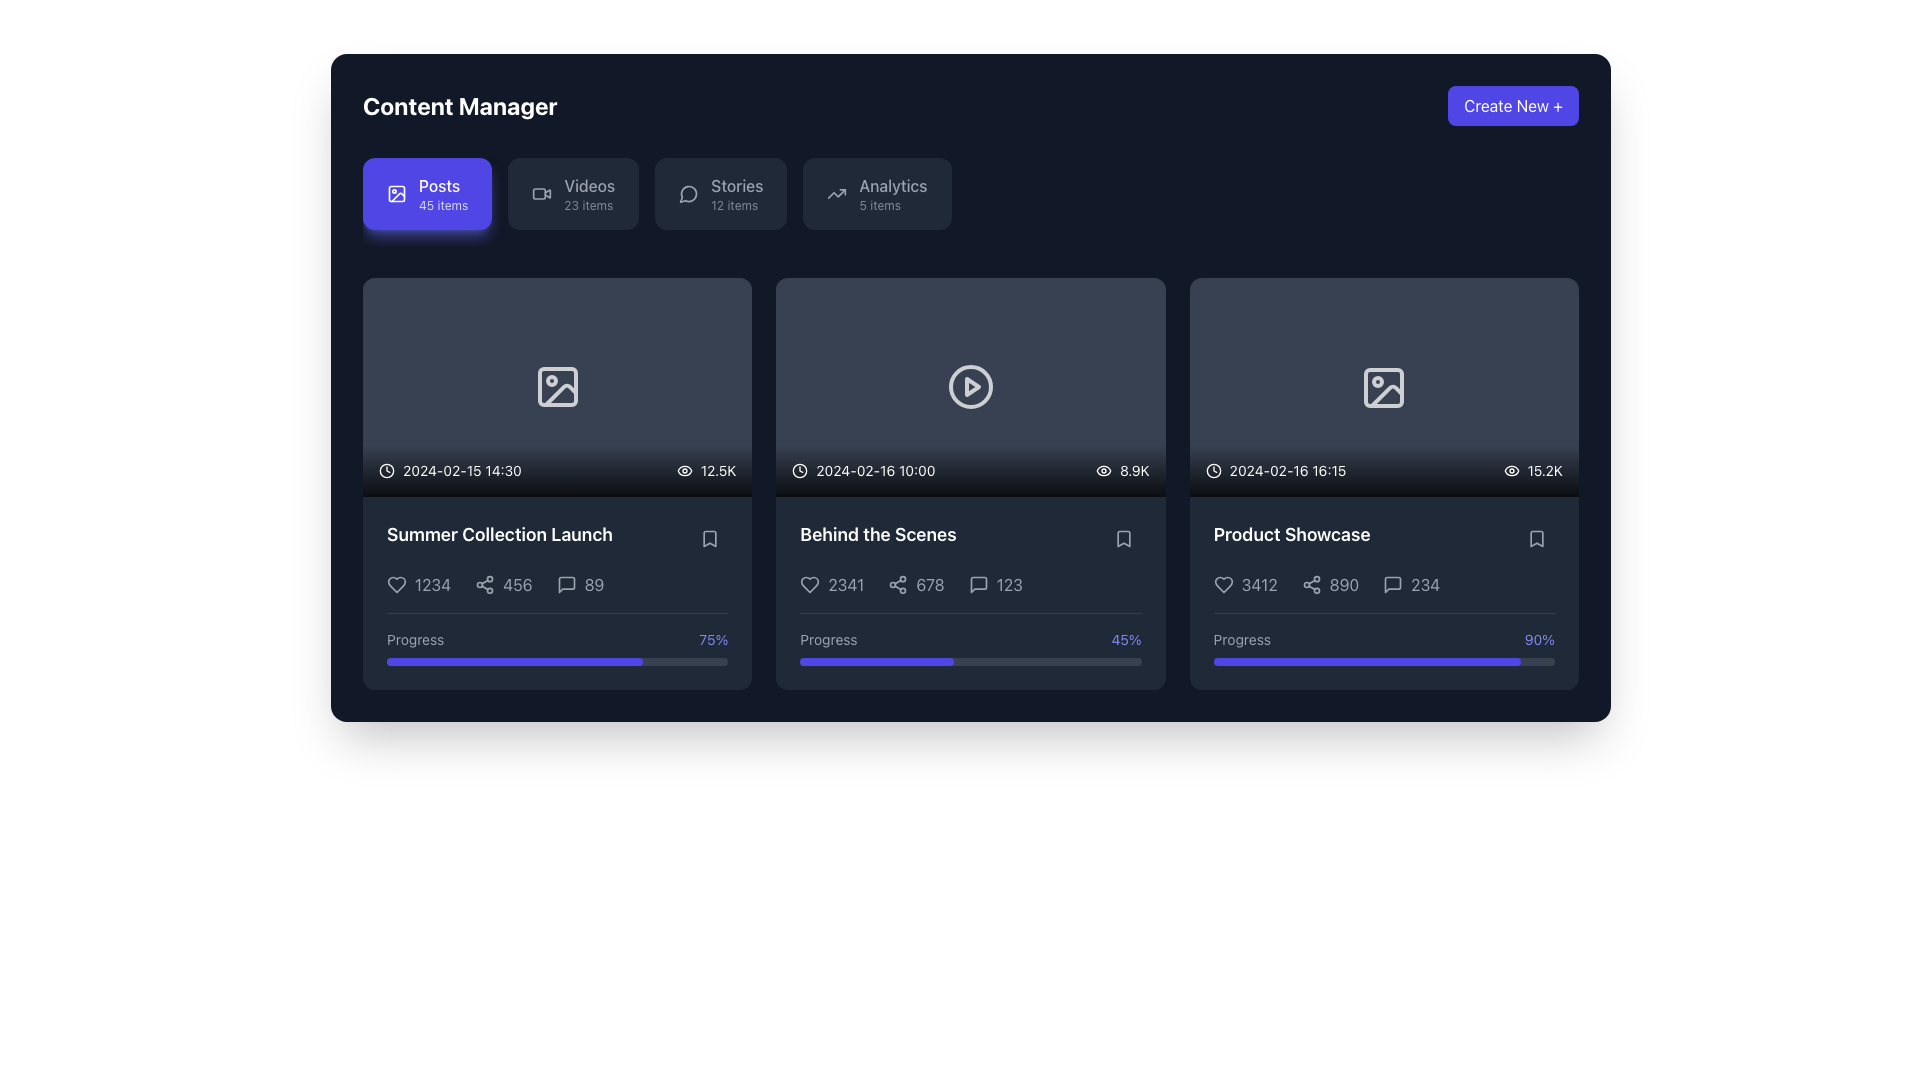 This screenshot has height=1080, width=1920. What do you see at coordinates (557, 584) in the screenshot?
I see `the interactive statistics display icons` at bounding box center [557, 584].